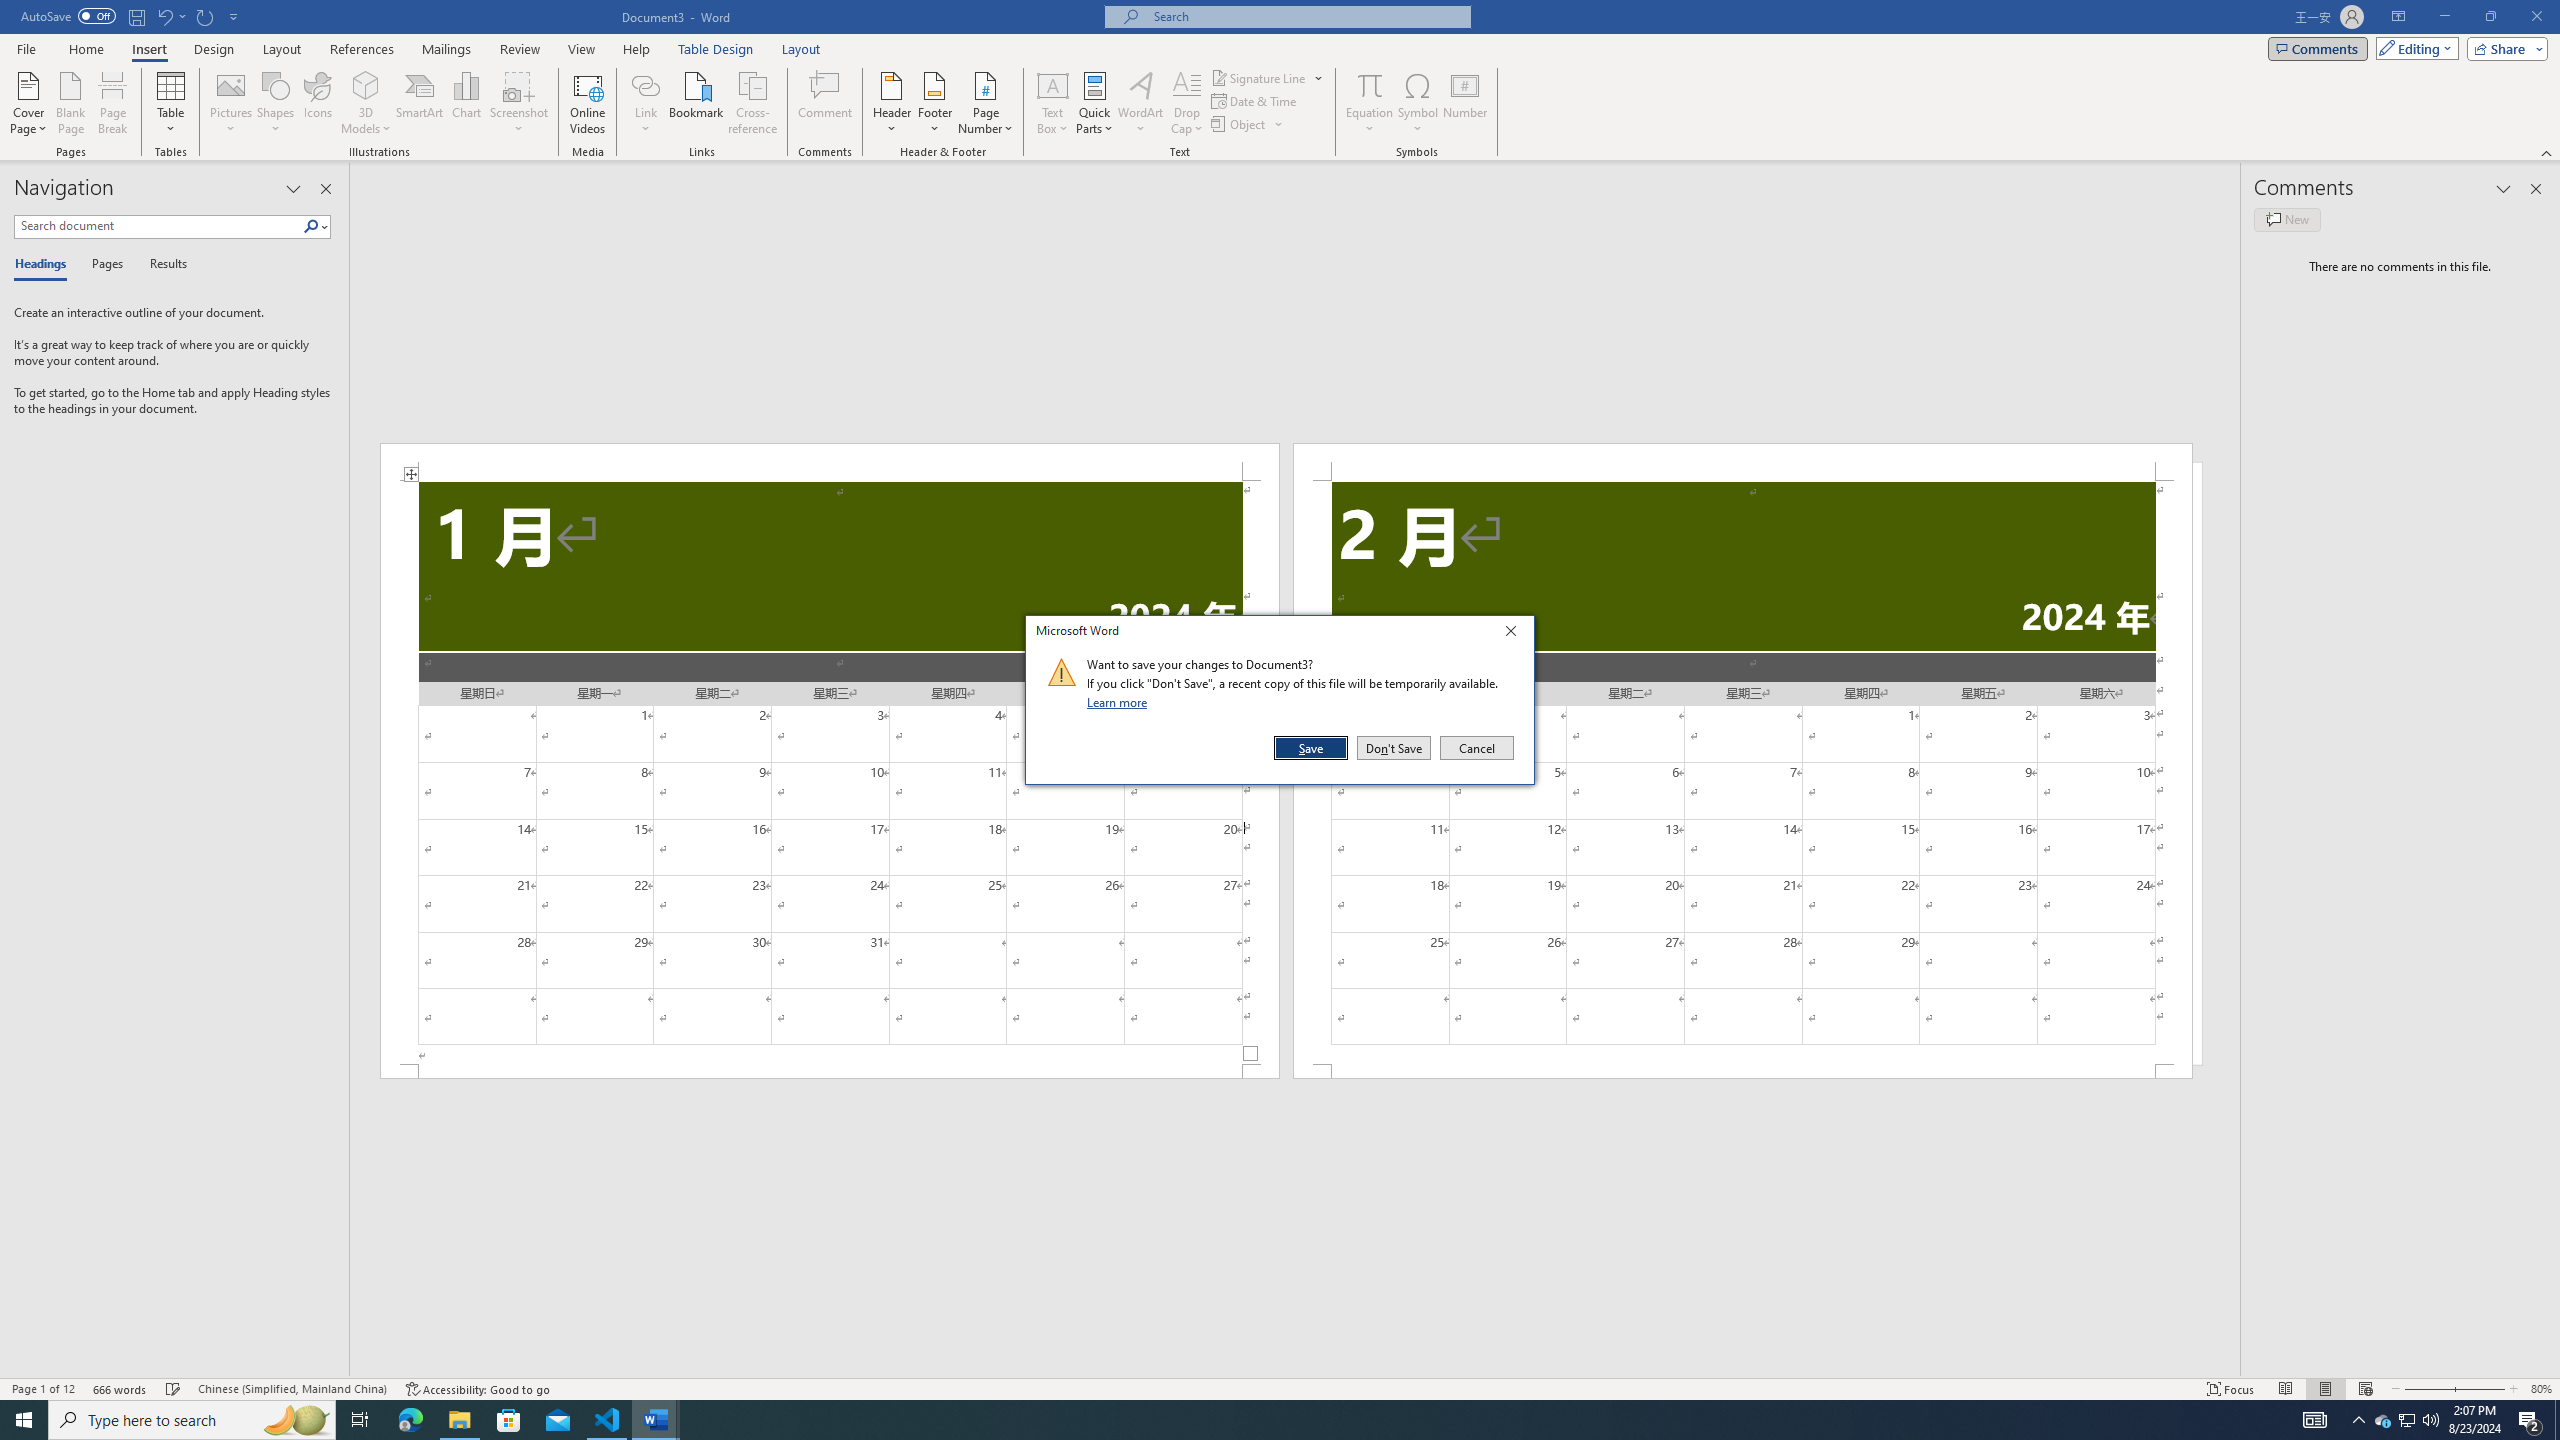 The height and width of the screenshot is (1440, 2560). Describe the element at coordinates (2359, 1418) in the screenshot. I see `'Notification Chevron'` at that location.